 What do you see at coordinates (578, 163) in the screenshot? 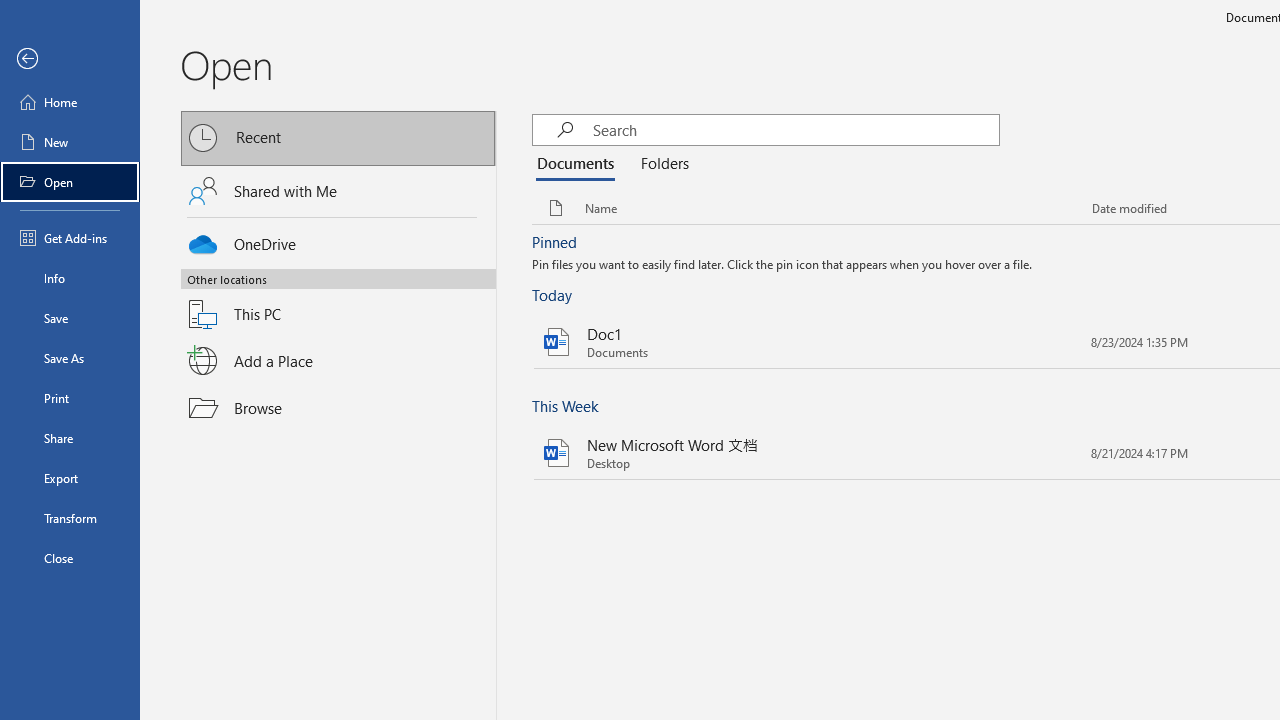
I see `'Documents'` at bounding box center [578, 163].